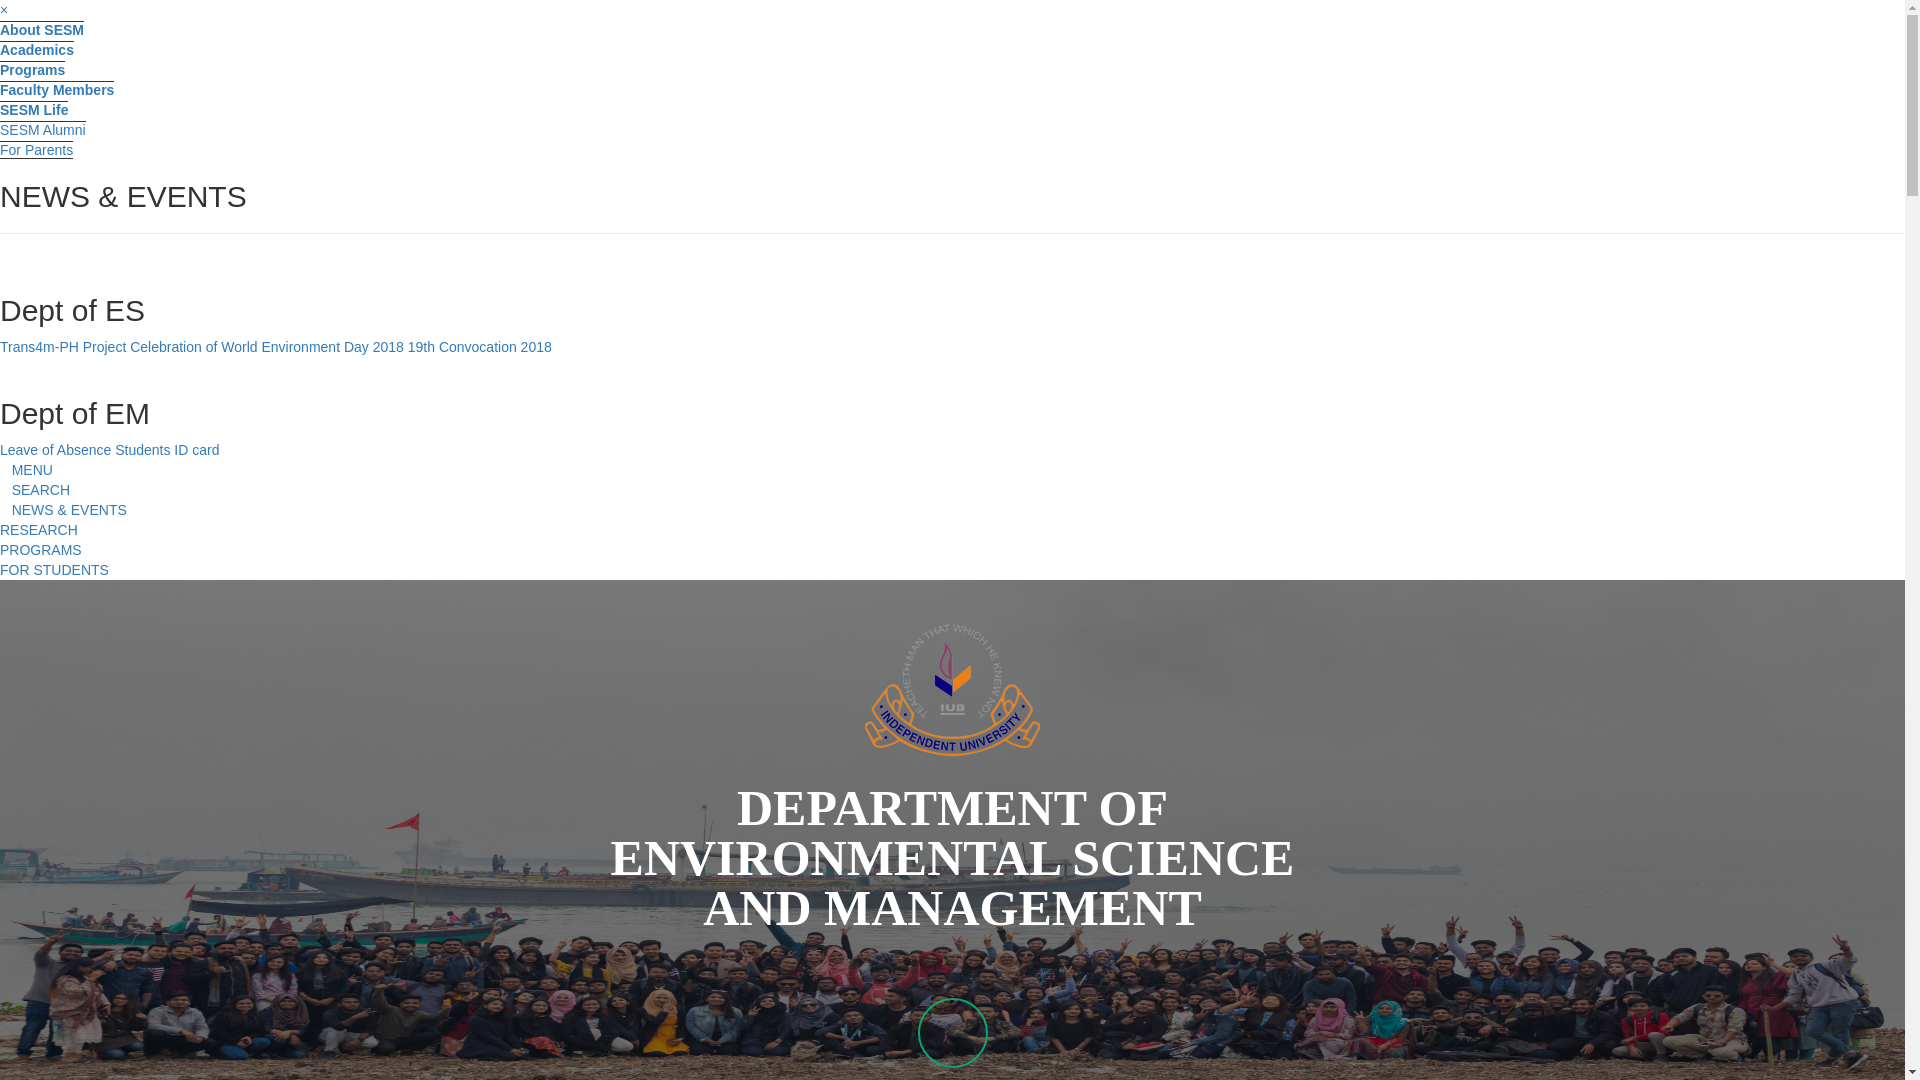  What do you see at coordinates (63, 508) in the screenshot?
I see `'   NEWS & EVENTS'` at bounding box center [63, 508].